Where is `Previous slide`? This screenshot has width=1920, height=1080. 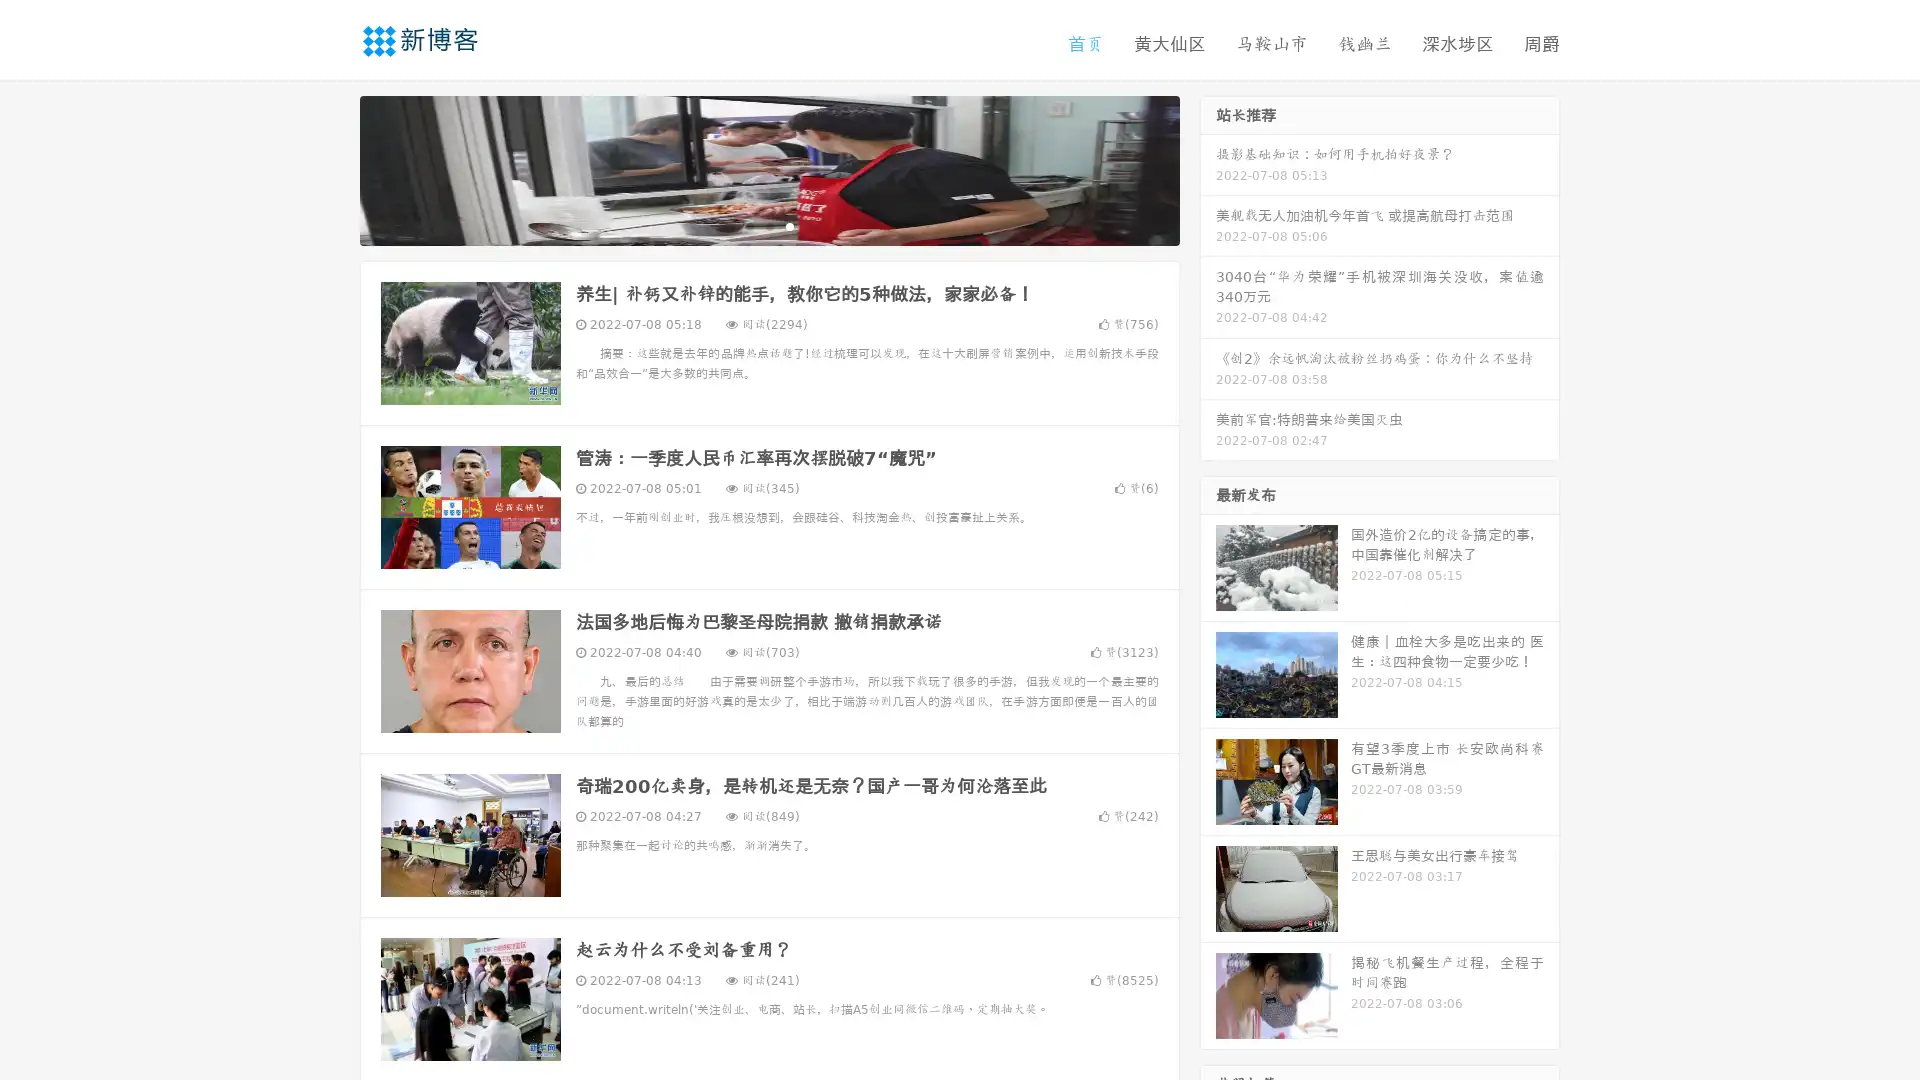
Previous slide is located at coordinates (330, 168).